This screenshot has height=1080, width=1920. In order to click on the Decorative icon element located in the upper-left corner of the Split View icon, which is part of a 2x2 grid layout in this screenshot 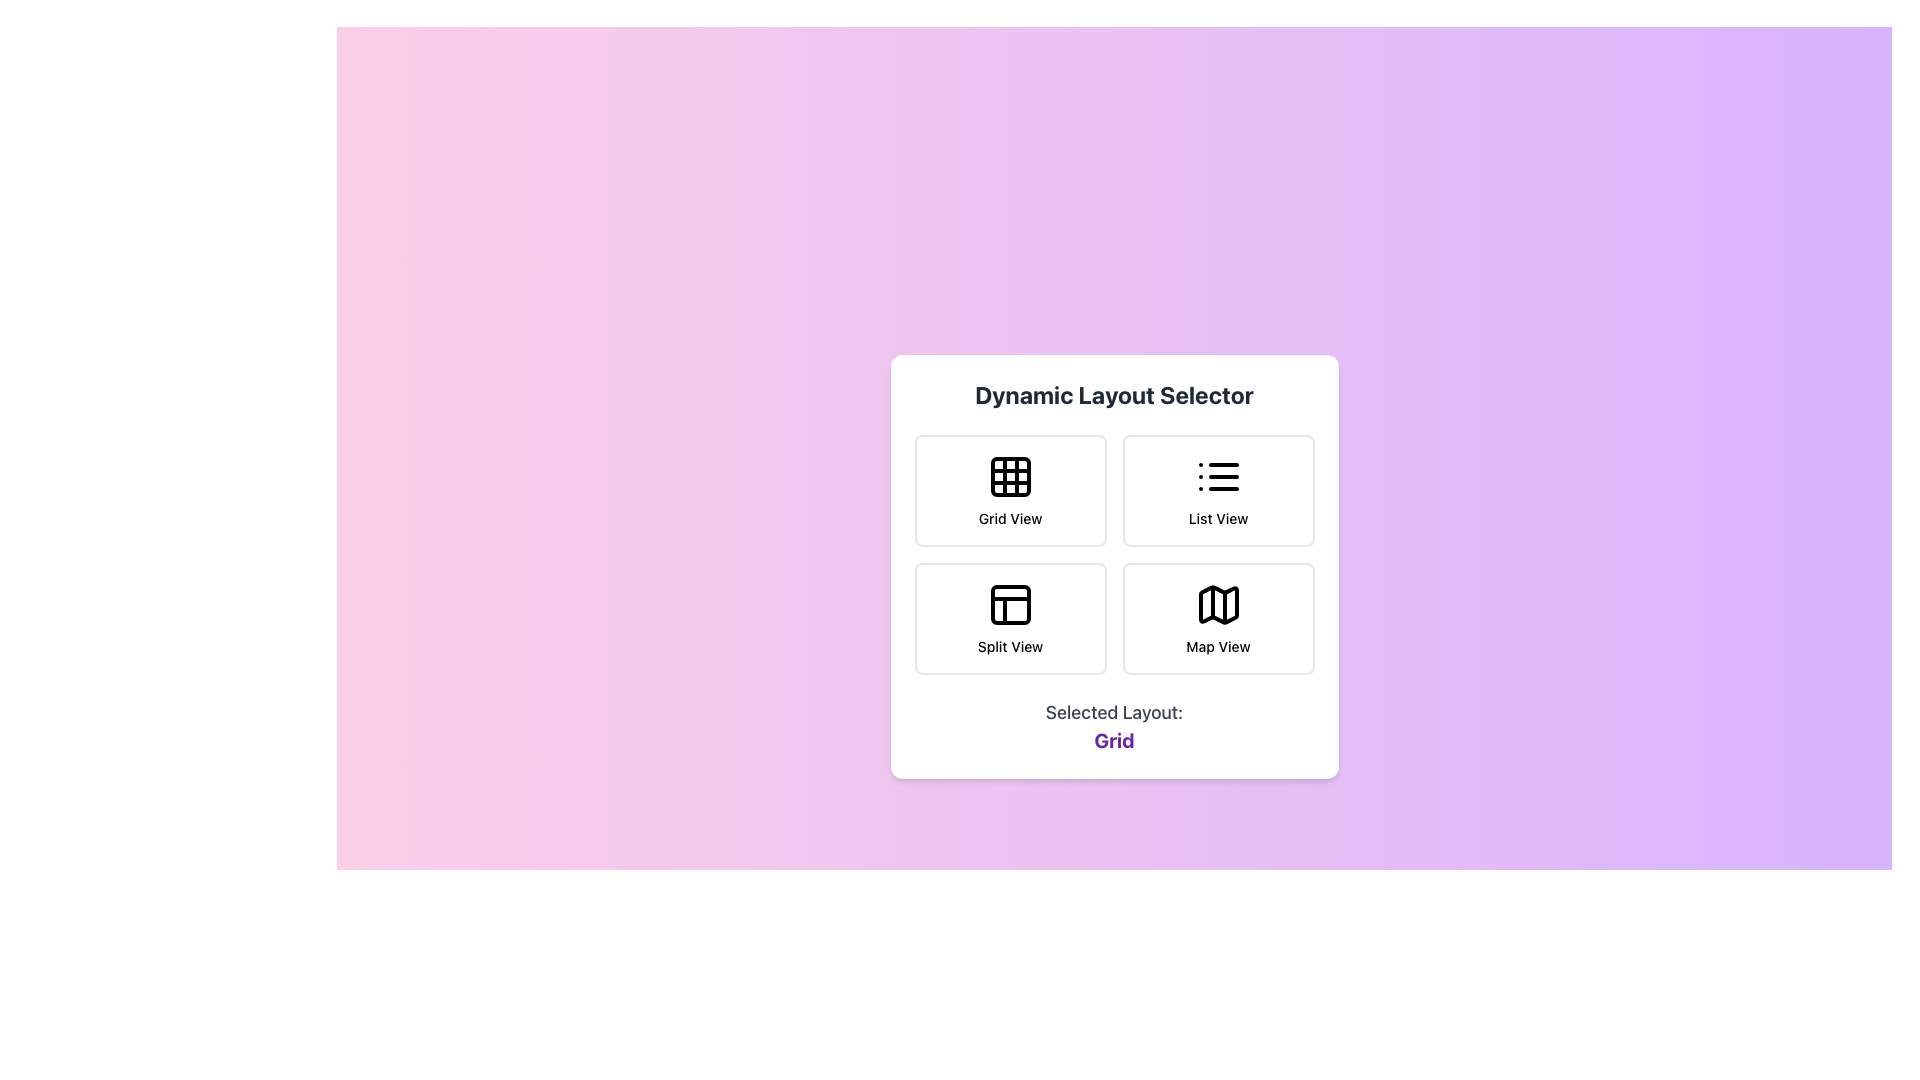, I will do `click(1010, 604)`.